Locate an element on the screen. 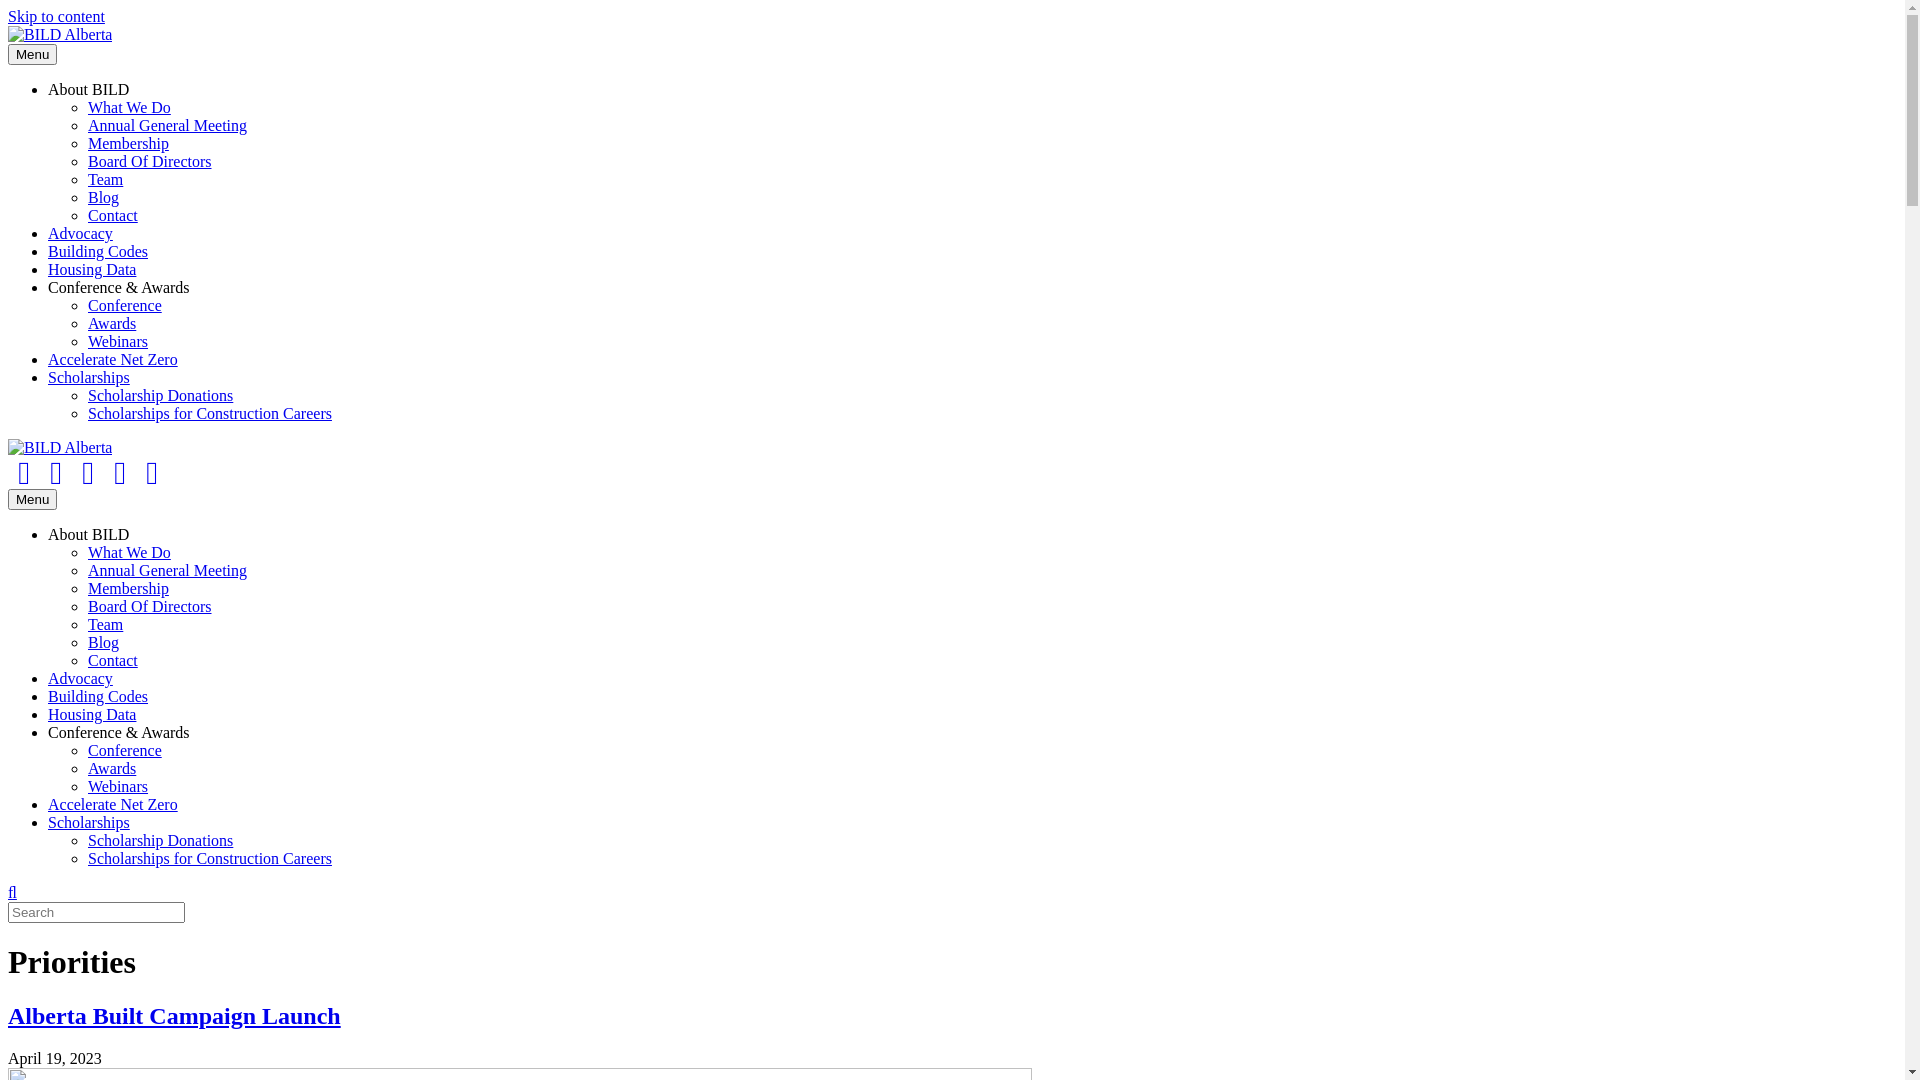 This screenshot has height=1080, width=1920. 'Menu' is located at coordinates (32, 53).